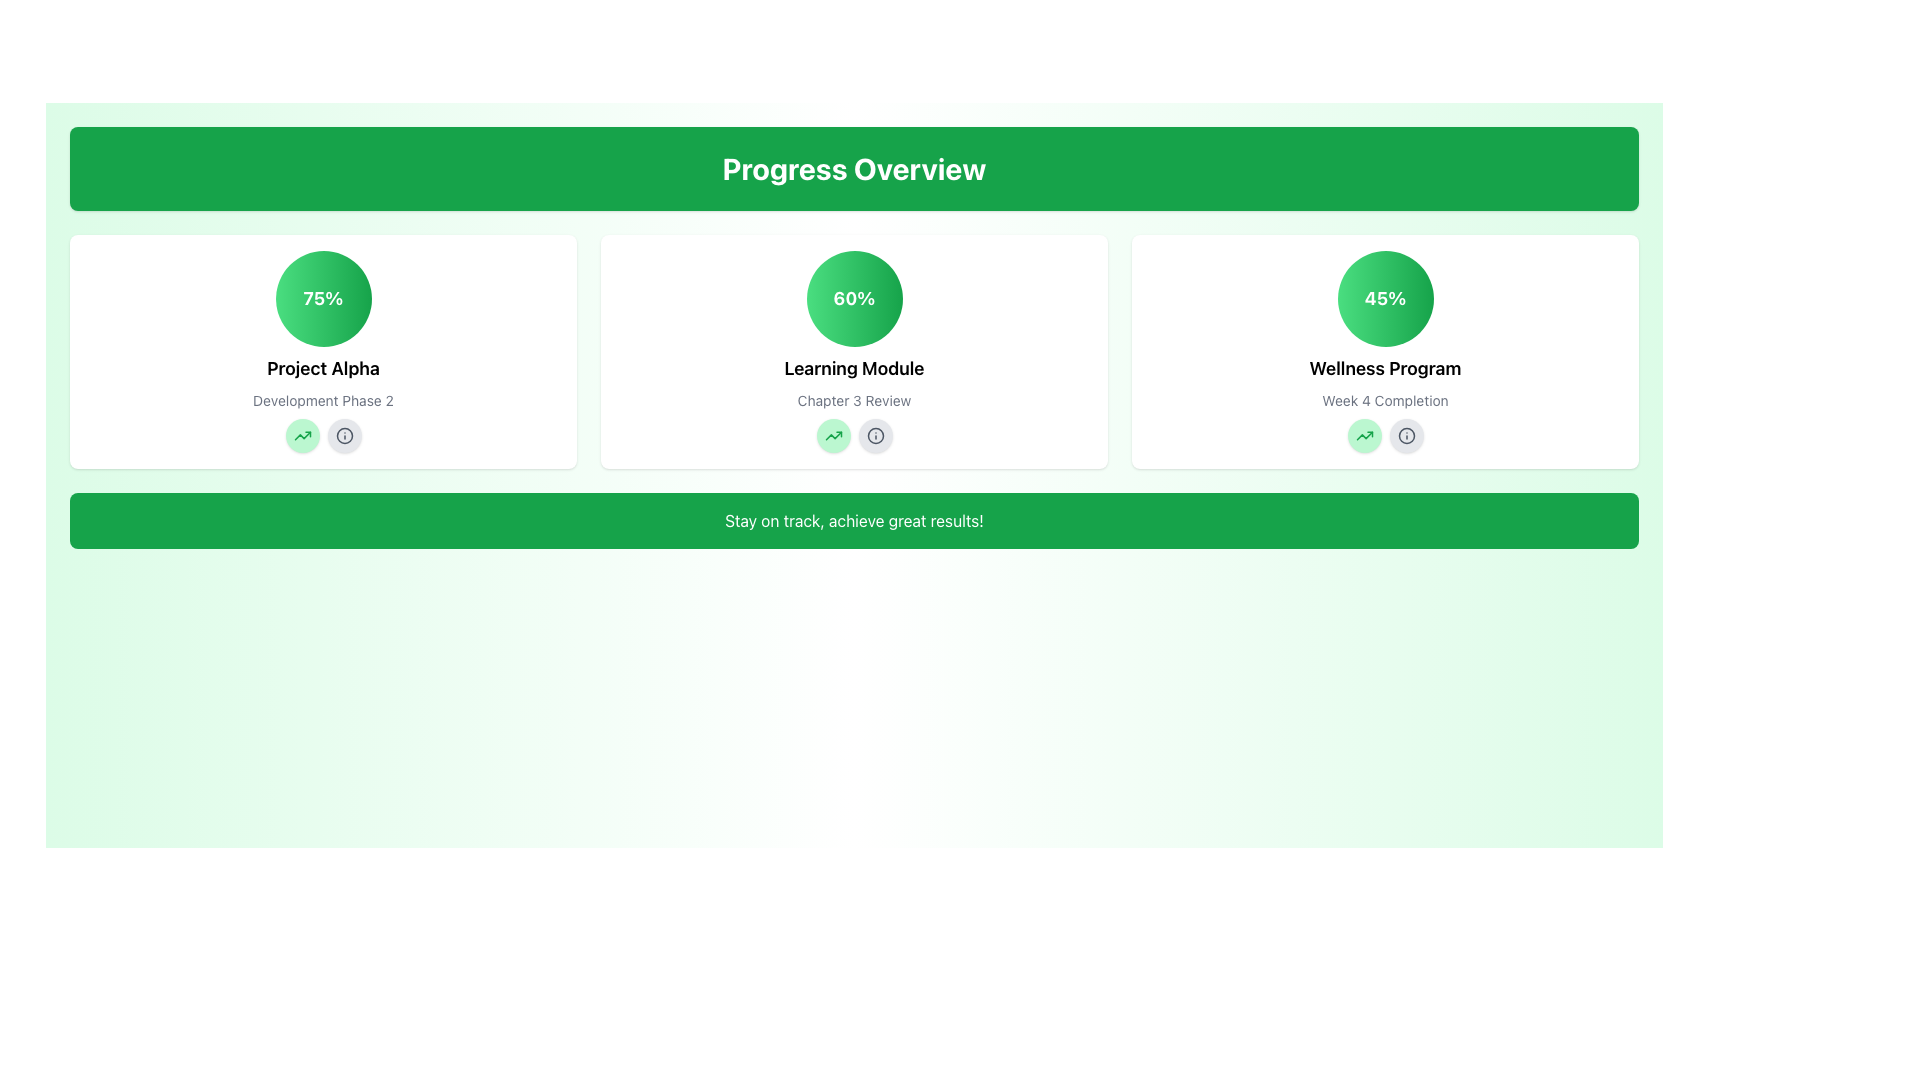  Describe the element at coordinates (323, 350) in the screenshot. I see `the action button located below the progress tracker card representing the project completion percentage, which is the first card in the 'Progress Overview' section` at that location.